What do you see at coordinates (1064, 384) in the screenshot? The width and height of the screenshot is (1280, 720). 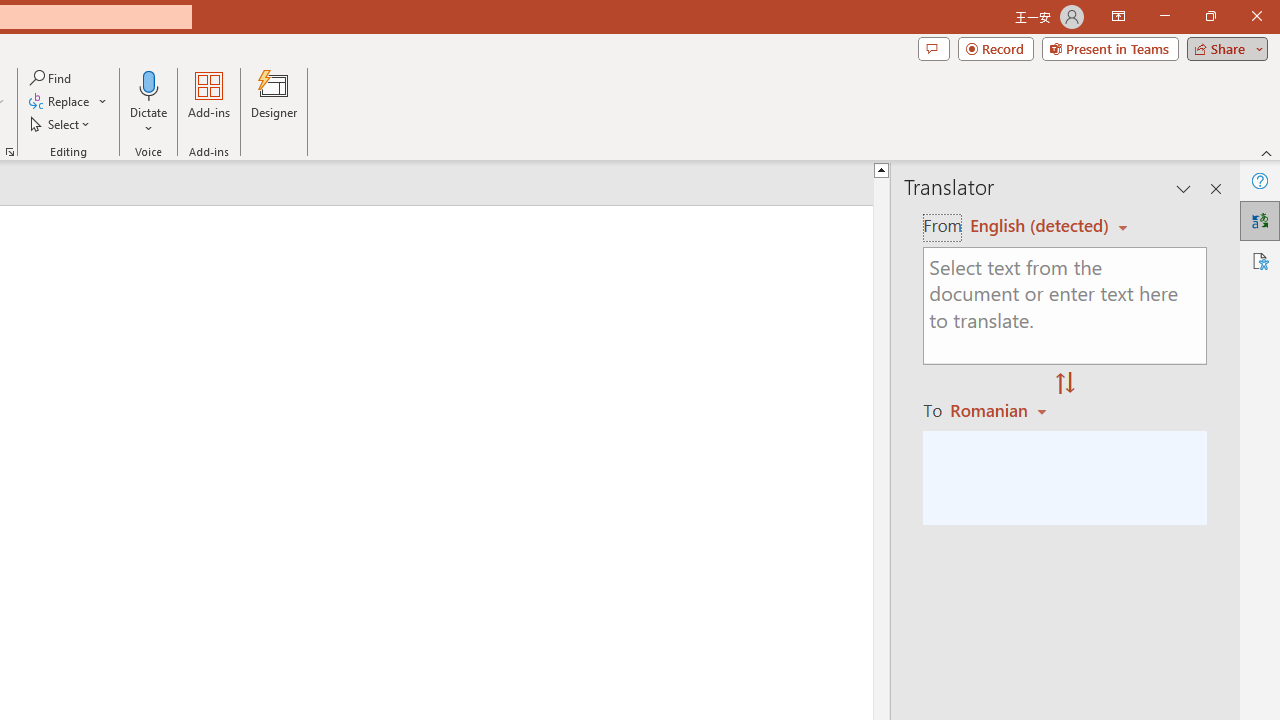 I see `'Swap "from" and "to" languages.'` at bounding box center [1064, 384].